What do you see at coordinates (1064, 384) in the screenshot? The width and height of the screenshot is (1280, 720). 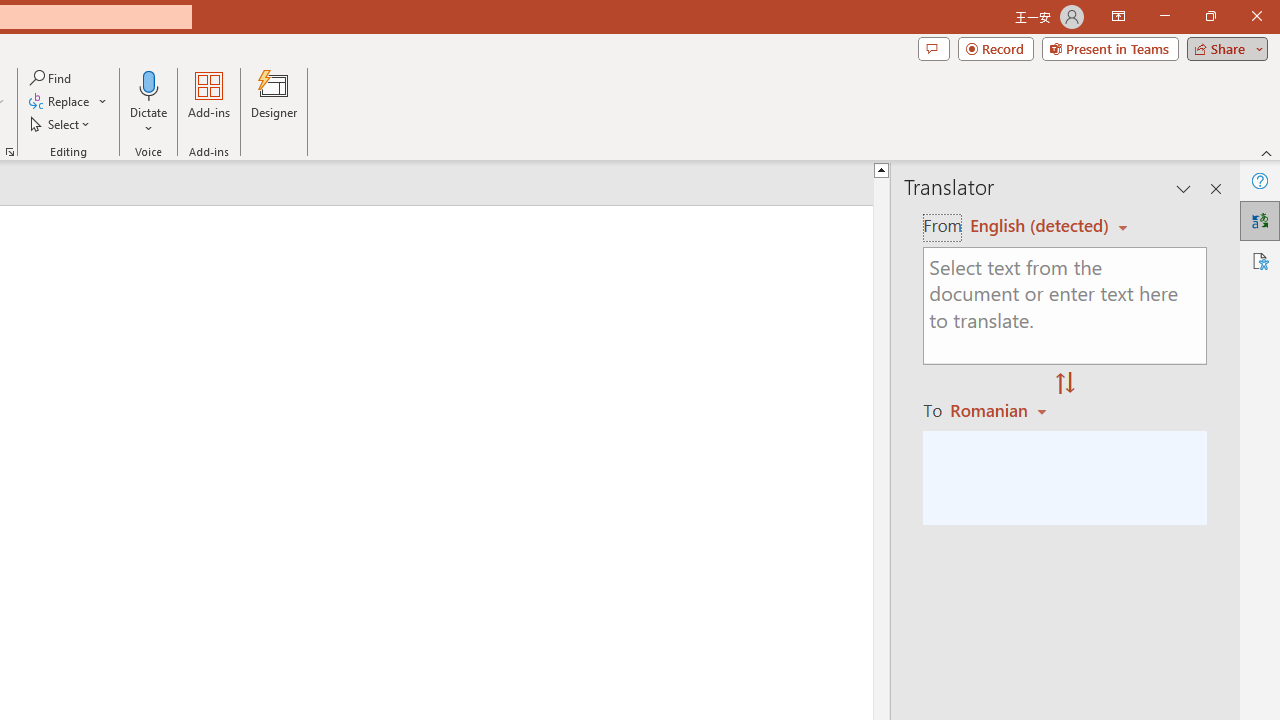 I see `'Swap "from" and "to" languages.'` at bounding box center [1064, 384].